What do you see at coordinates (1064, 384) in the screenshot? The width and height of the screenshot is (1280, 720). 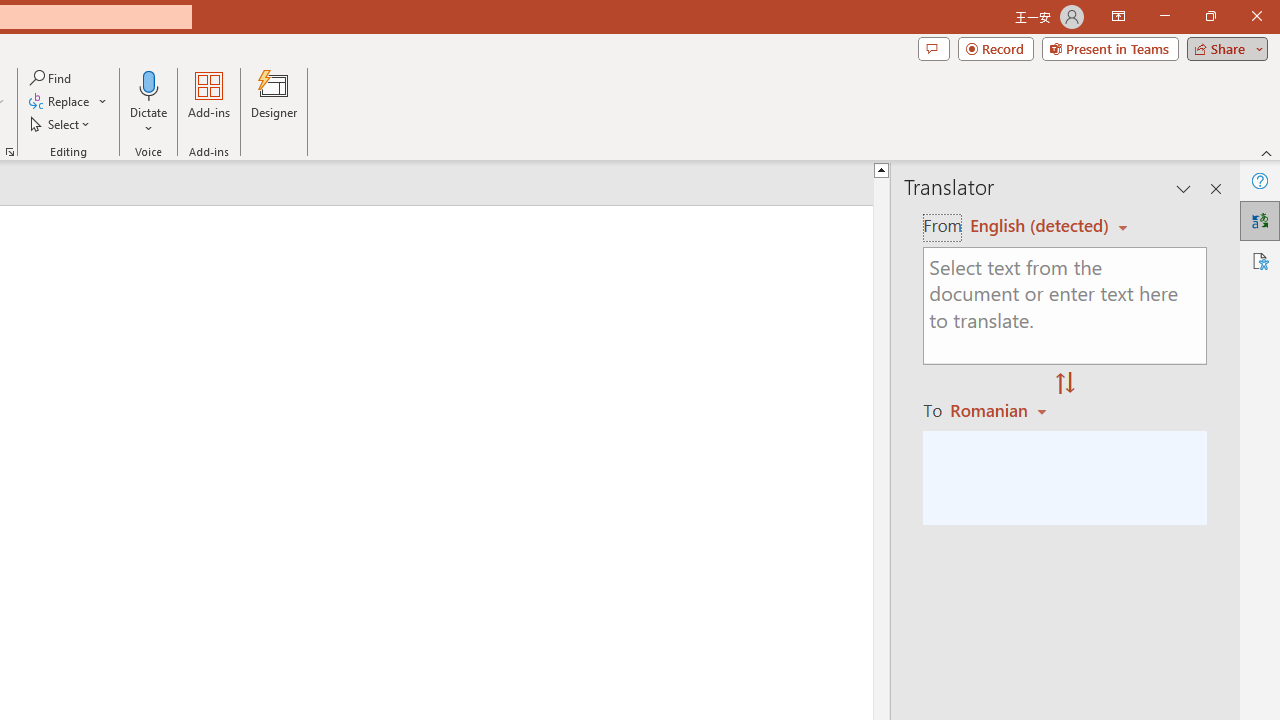 I see `'Swap "from" and "to" languages.'` at bounding box center [1064, 384].